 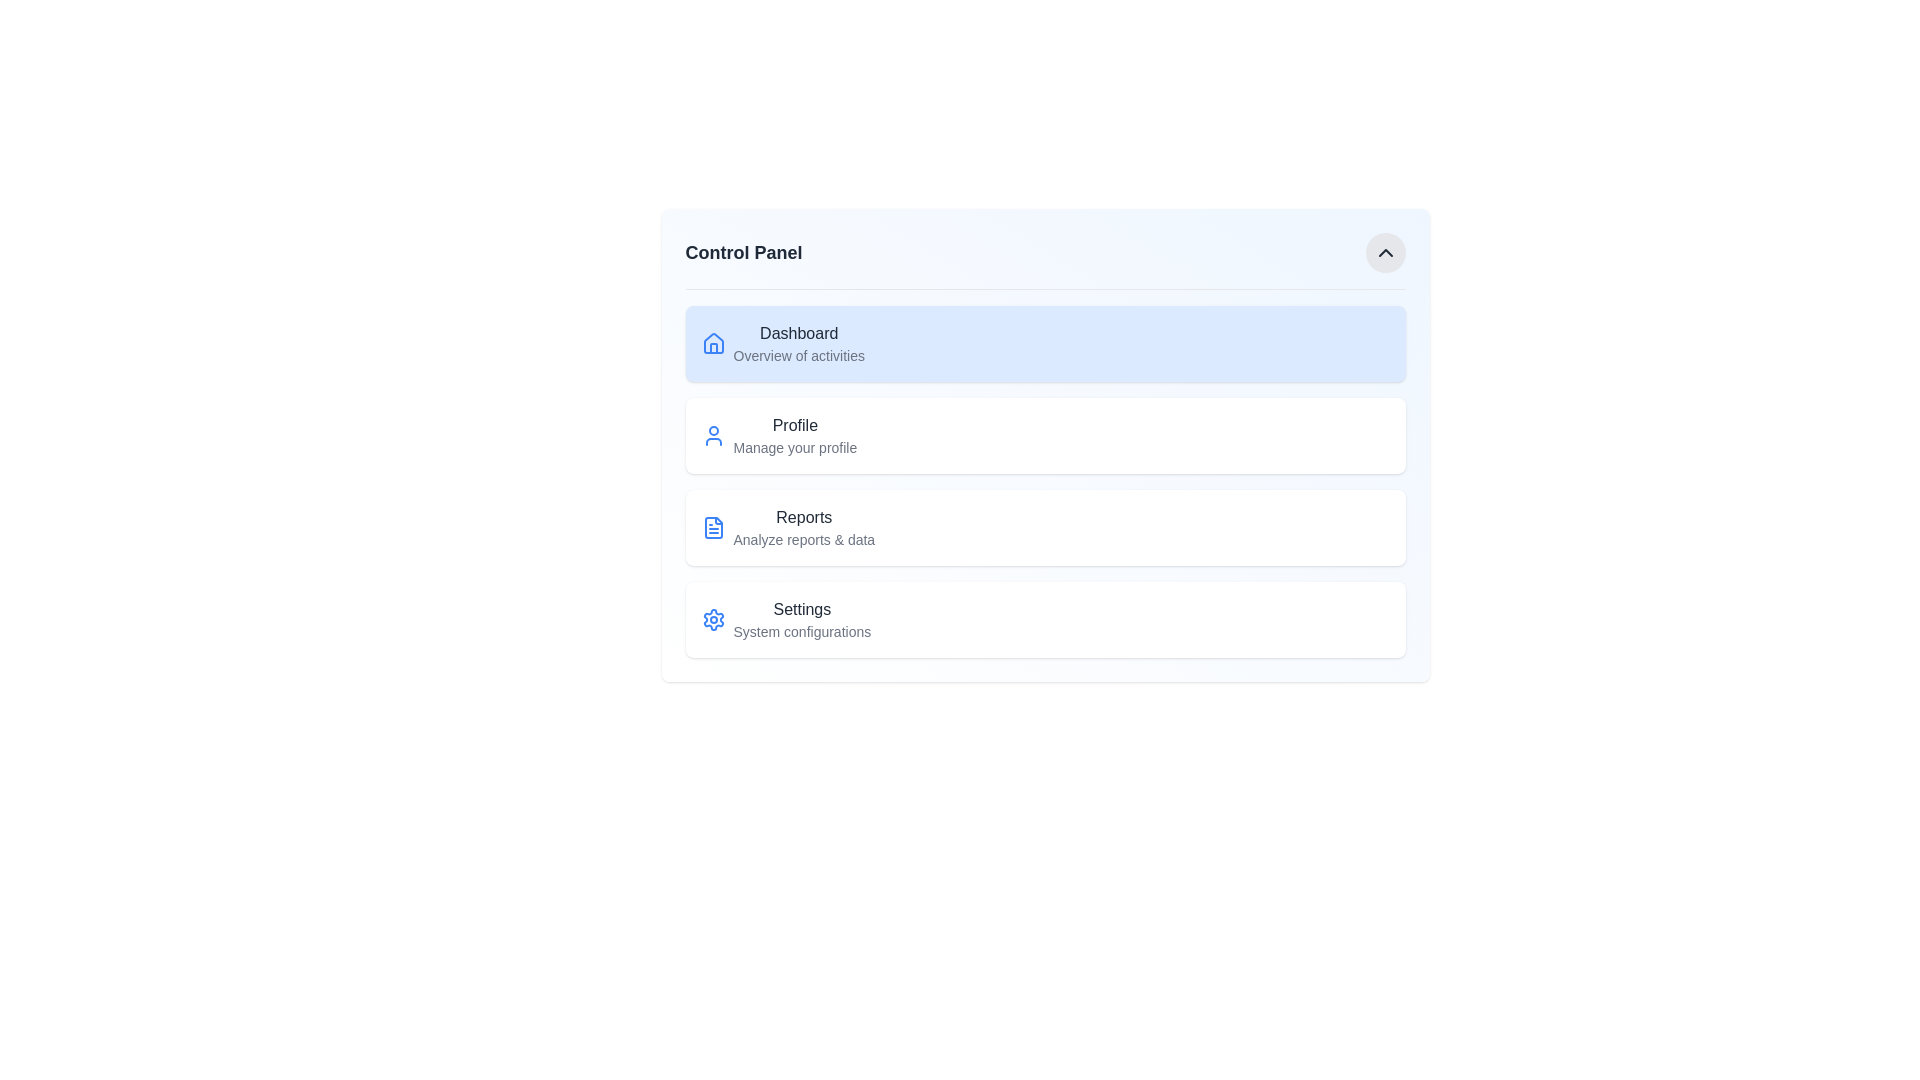 What do you see at coordinates (1044, 434) in the screenshot?
I see `the second card in the list labeled 'Profile'` at bounding box center [1044, 434].